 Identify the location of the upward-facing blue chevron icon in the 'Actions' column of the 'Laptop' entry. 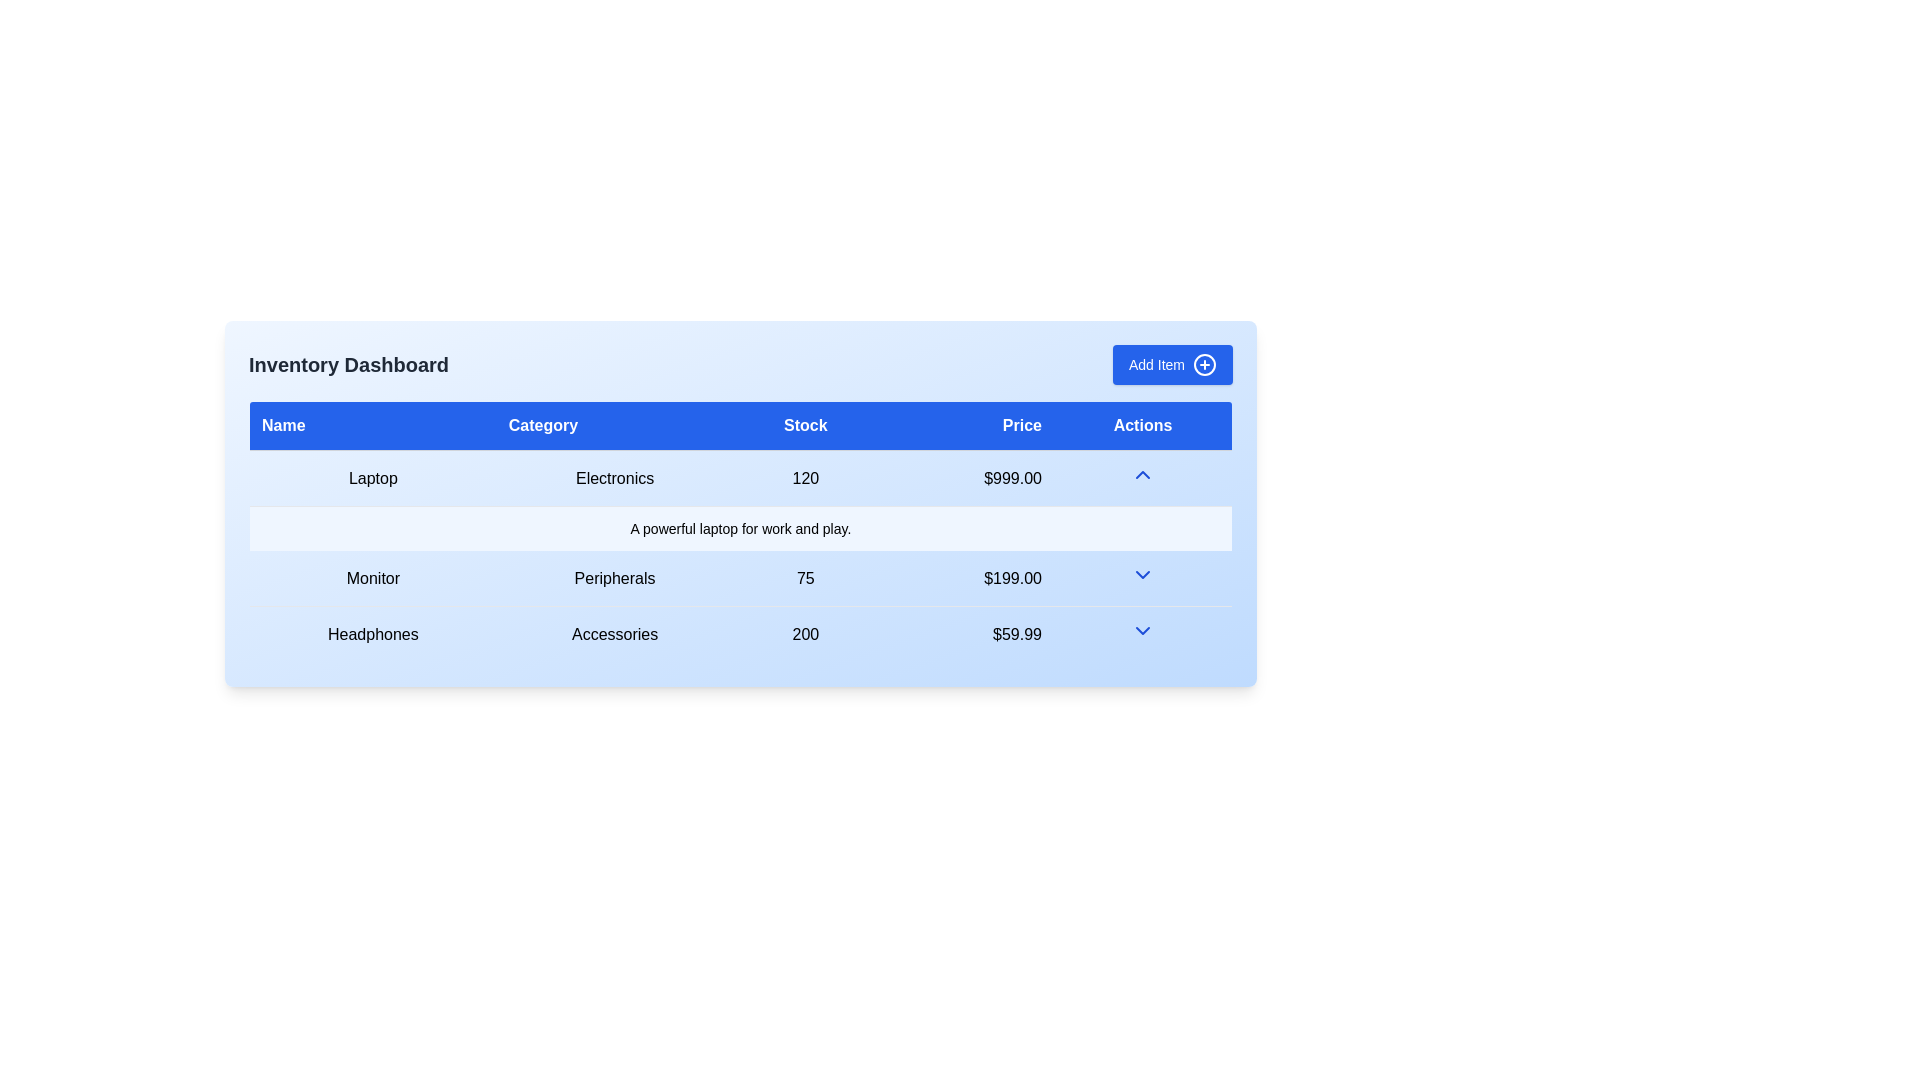
(1142, 474).